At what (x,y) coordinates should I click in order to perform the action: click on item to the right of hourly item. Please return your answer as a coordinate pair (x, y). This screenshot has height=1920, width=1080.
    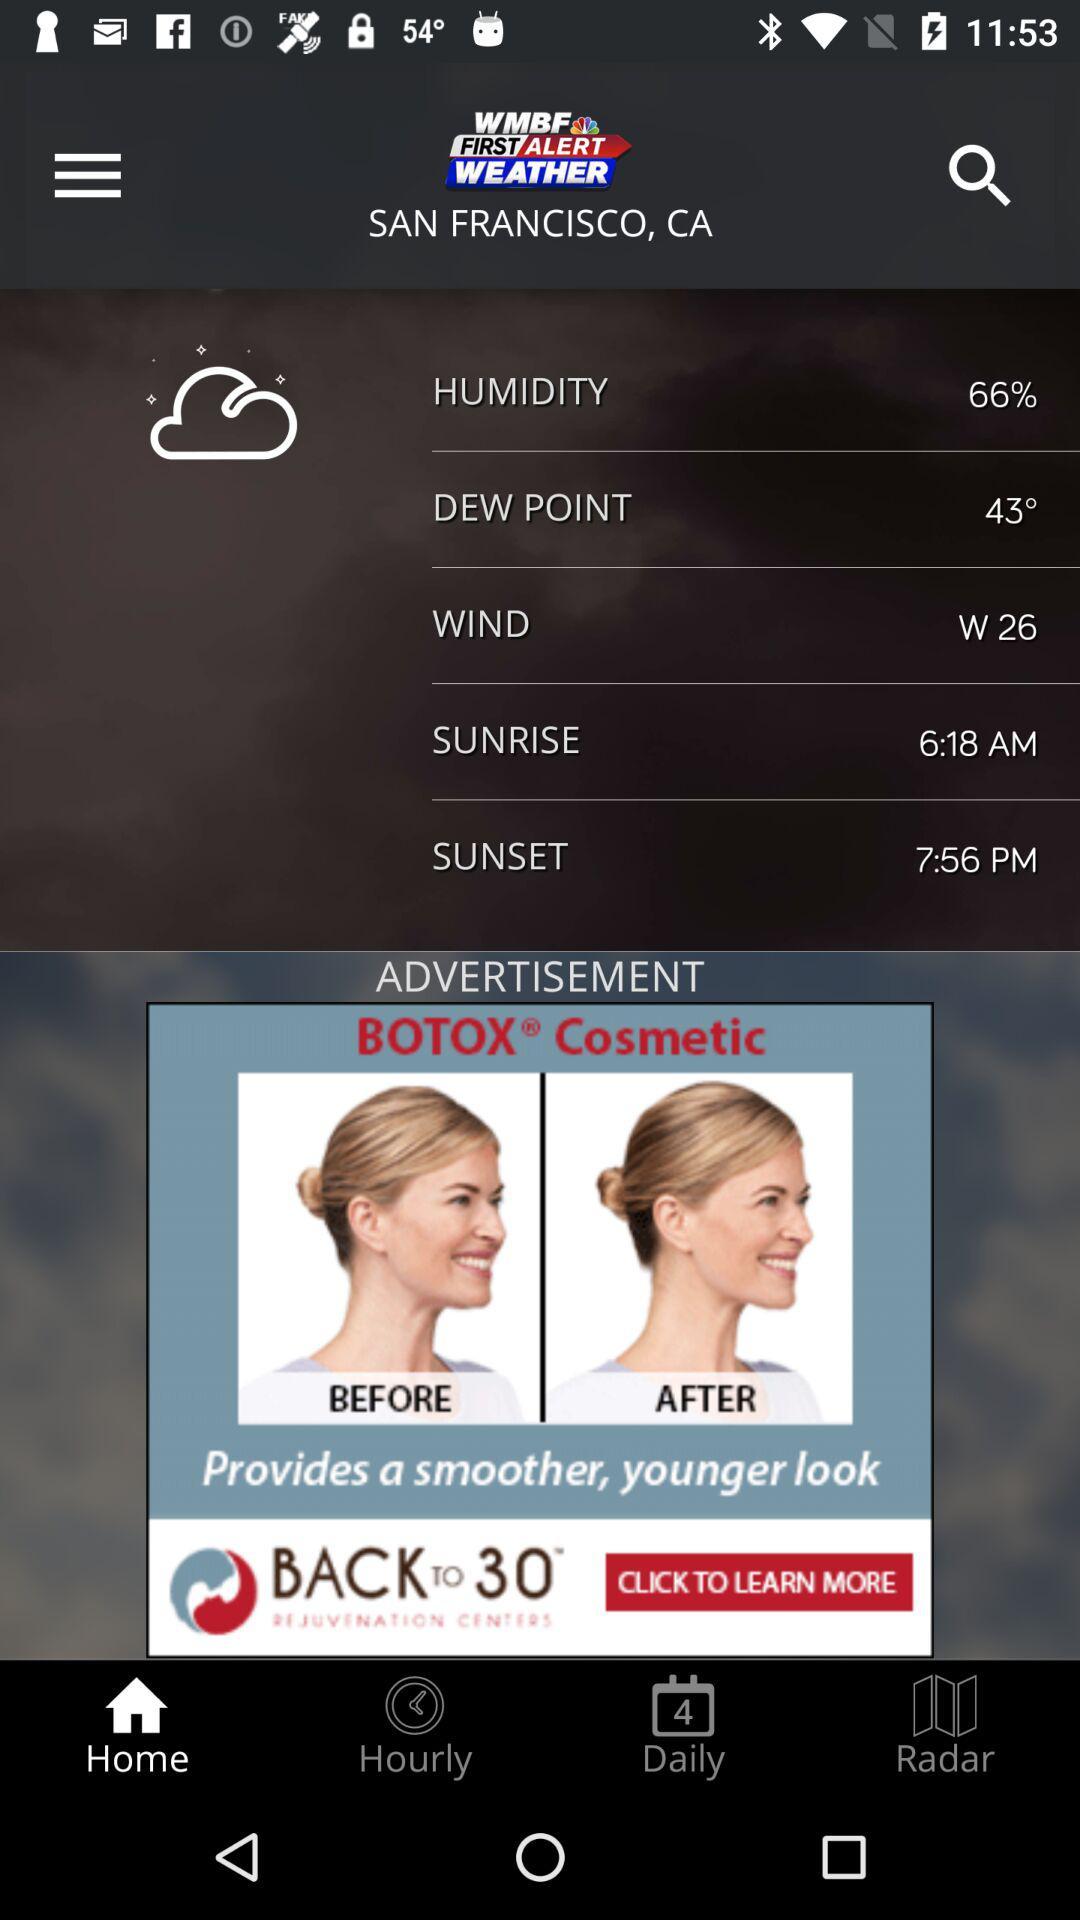
    Looking at the image, I should click on (682, 1726).